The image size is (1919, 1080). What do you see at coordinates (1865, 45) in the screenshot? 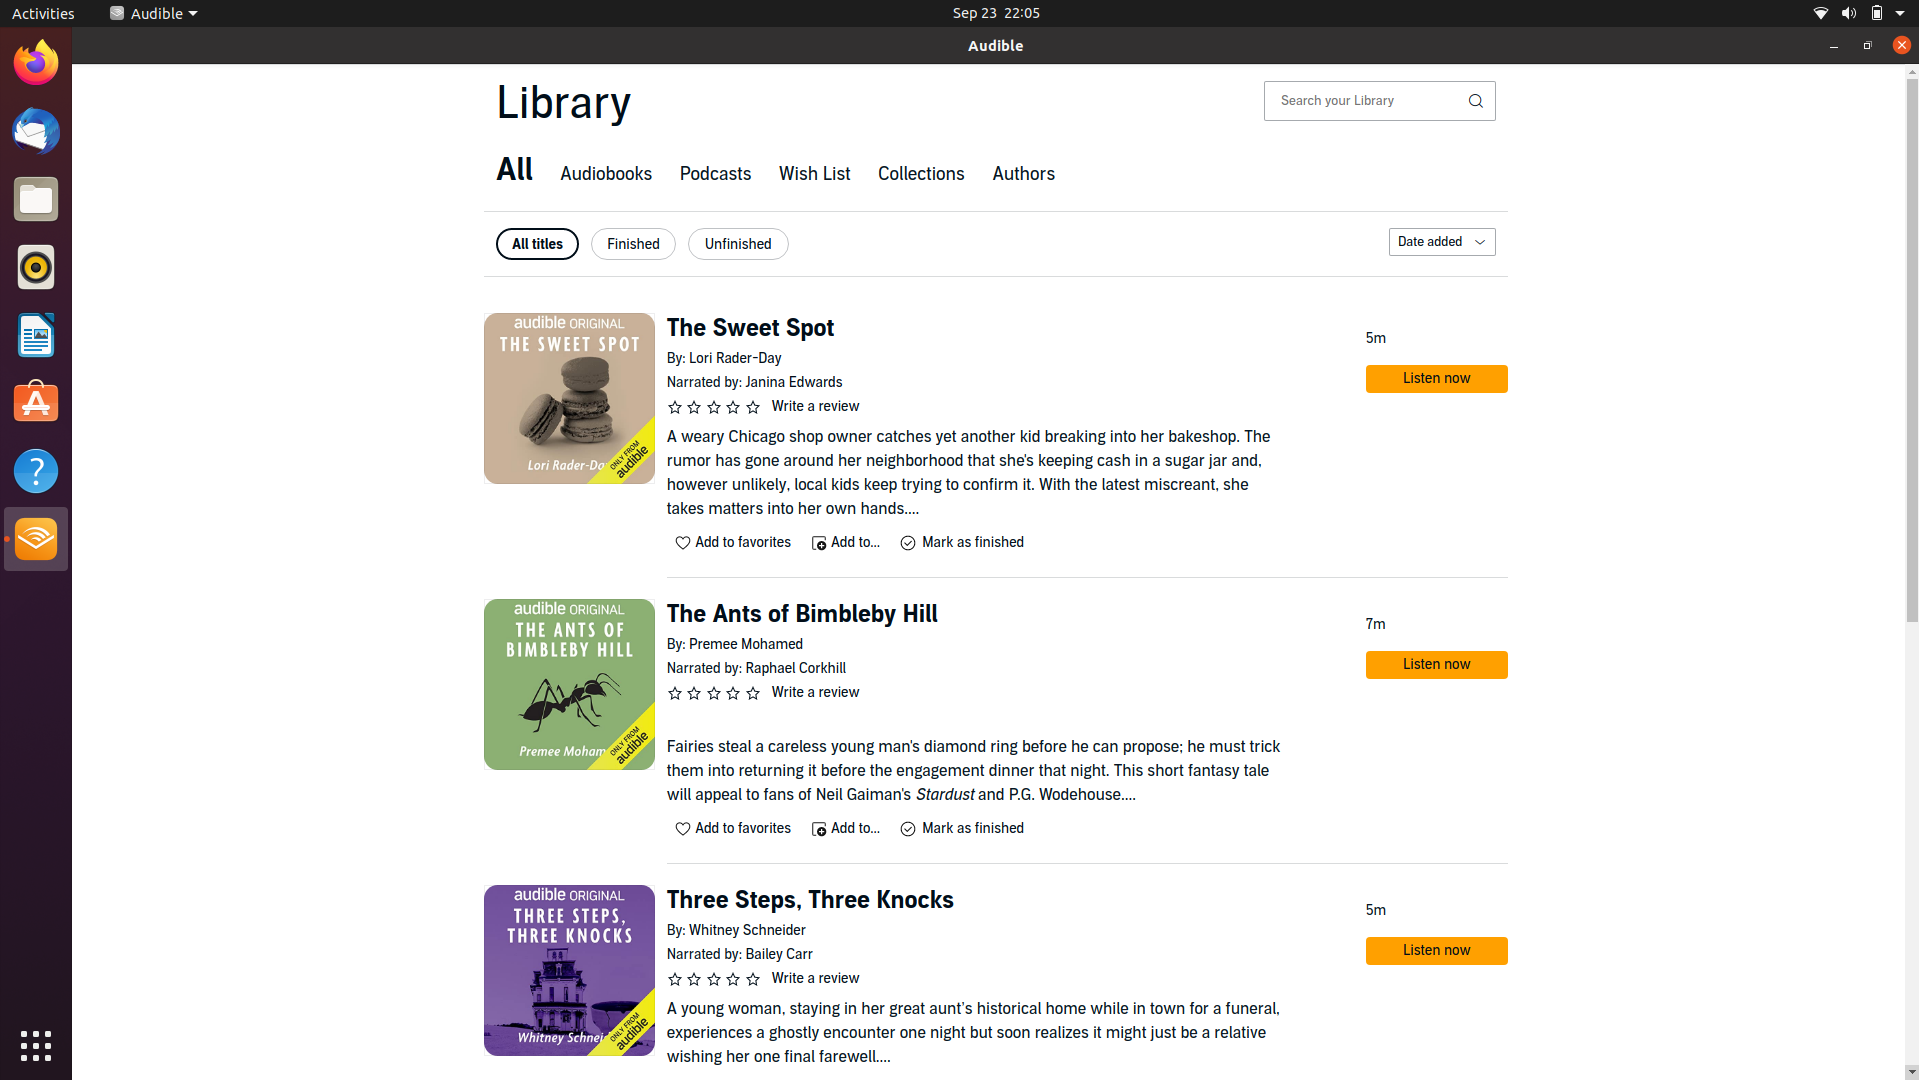
I see `Enlarge the window to full screen` at bounding box center [1865, 45].